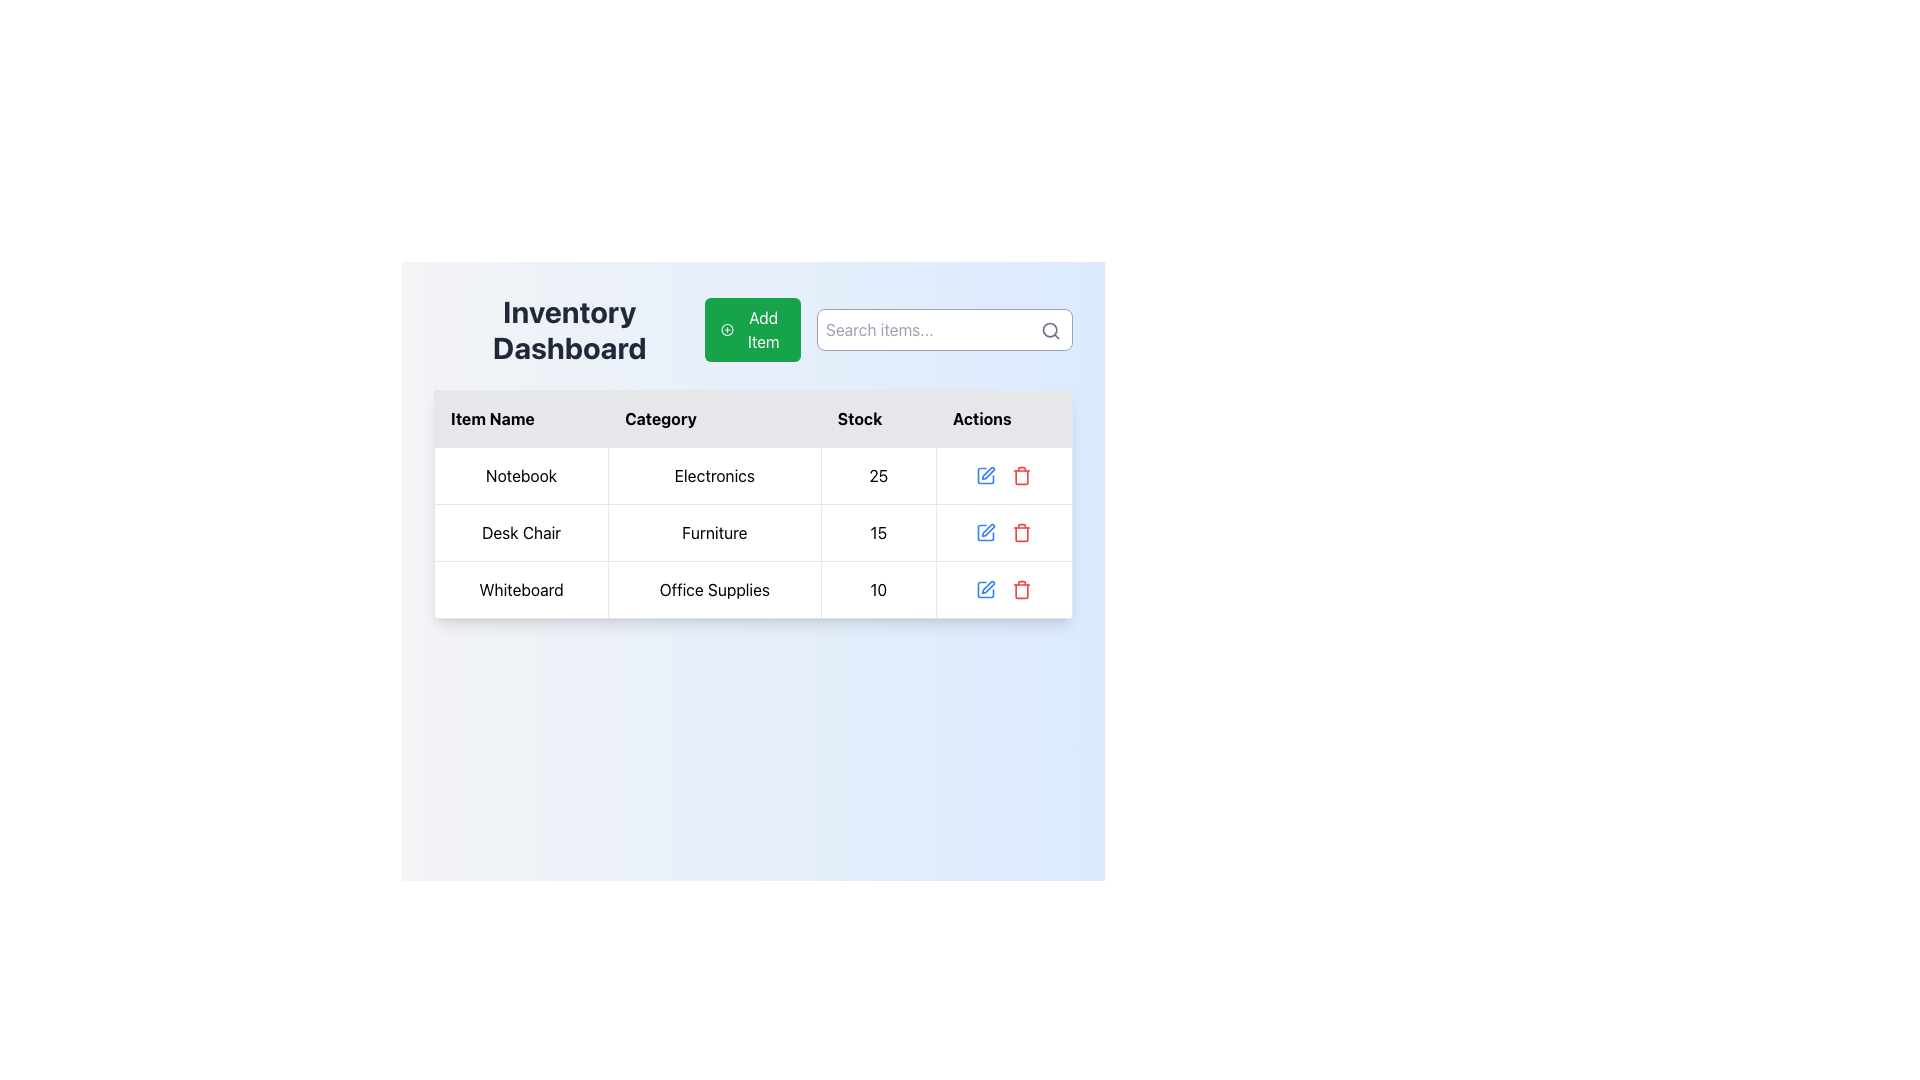  What do you see at coordinates (752, 475) in the screenshot?
I see `to select the topmost row in the inventory dashboard table, which contains details like name, category, and stock count` at bounding box center [752, 475].